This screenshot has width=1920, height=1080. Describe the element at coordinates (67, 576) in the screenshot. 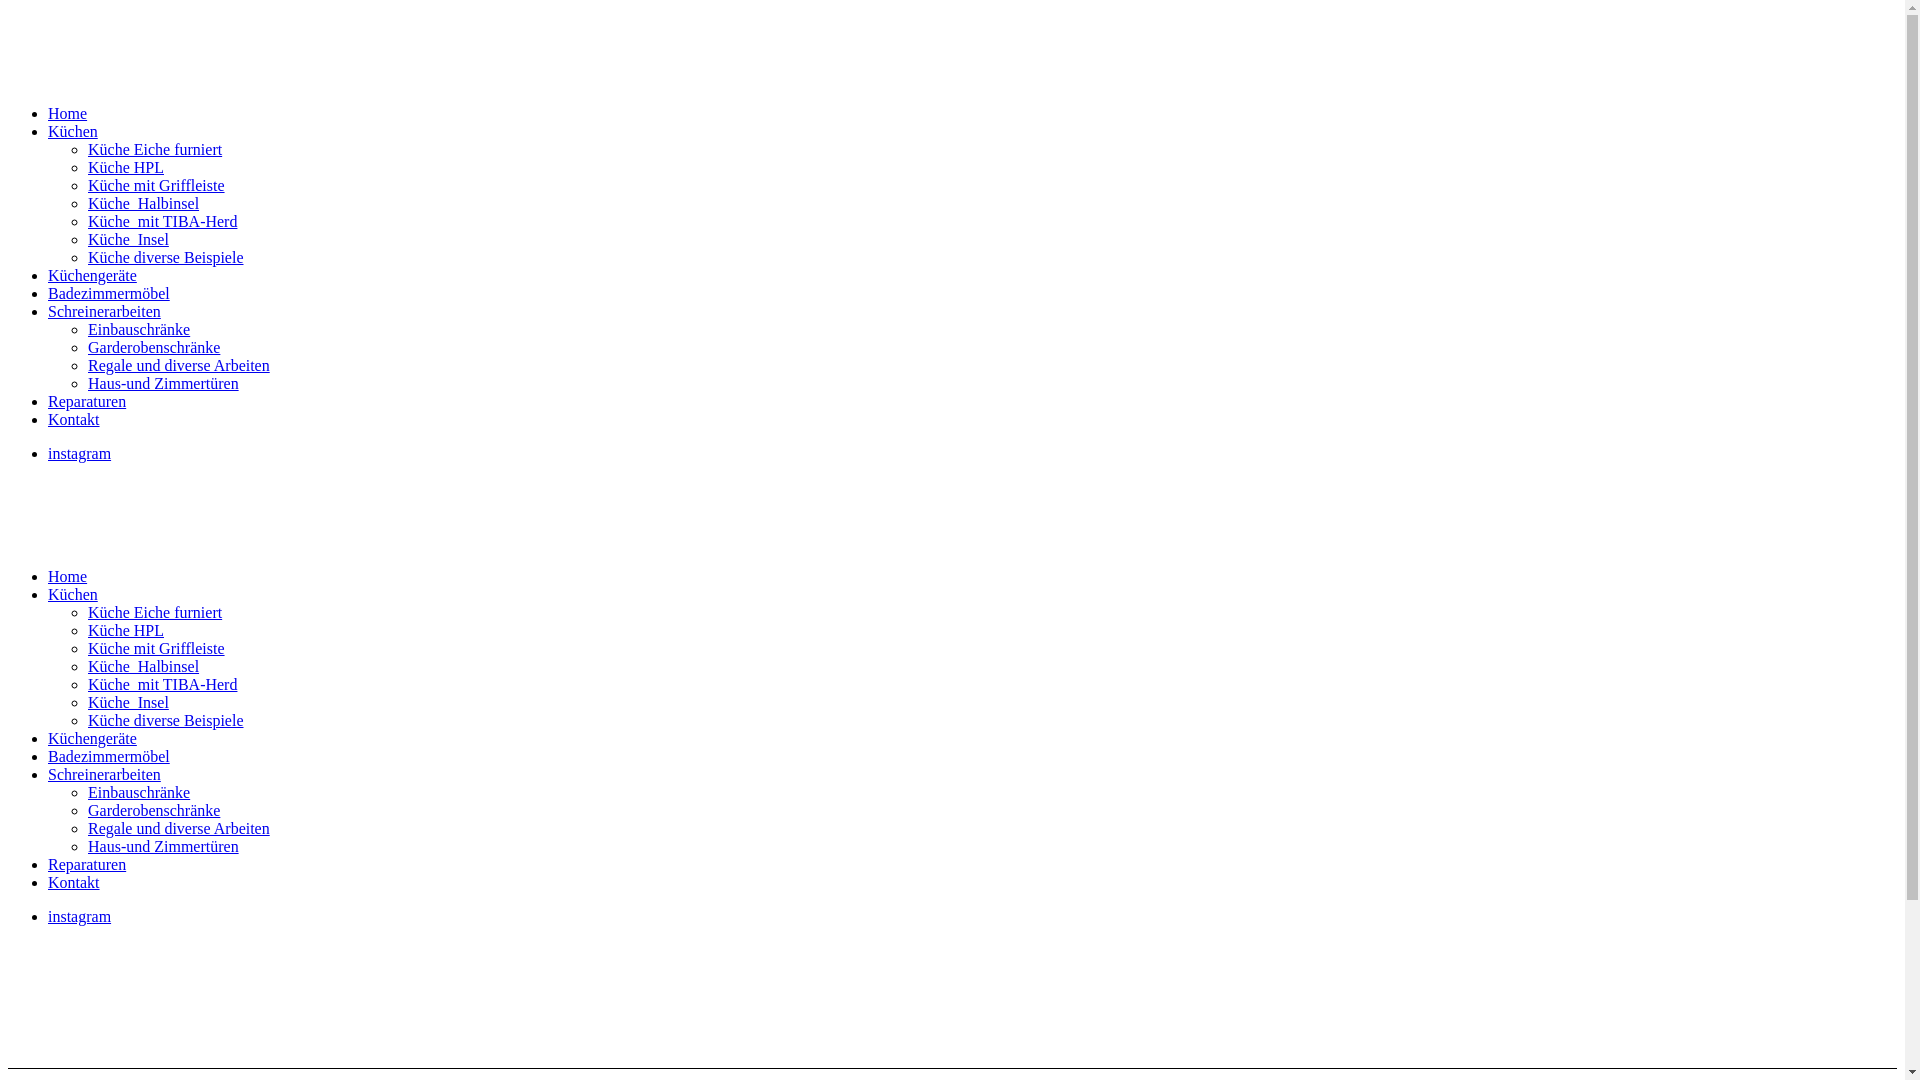

I see `'Home'` at that location.